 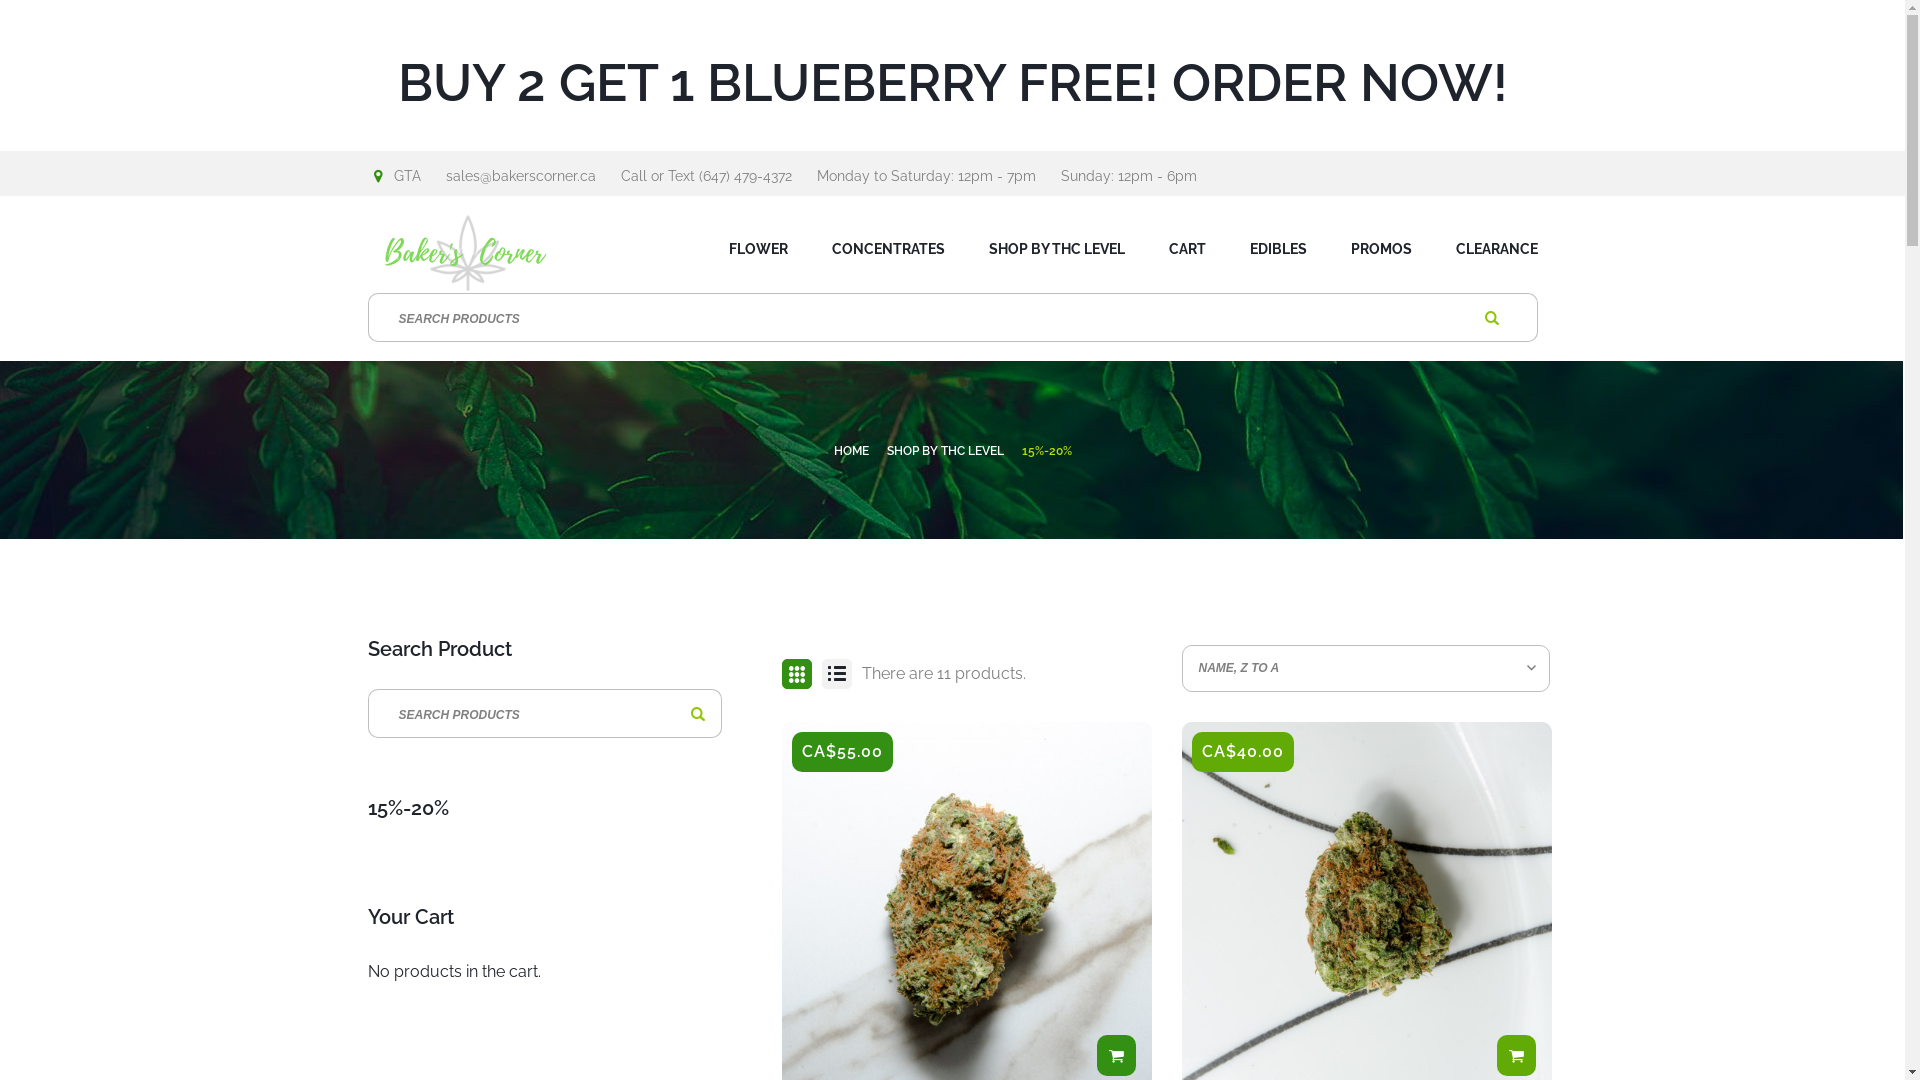 I want to click on 'Baker's Corner', so click(x=503, y=252).